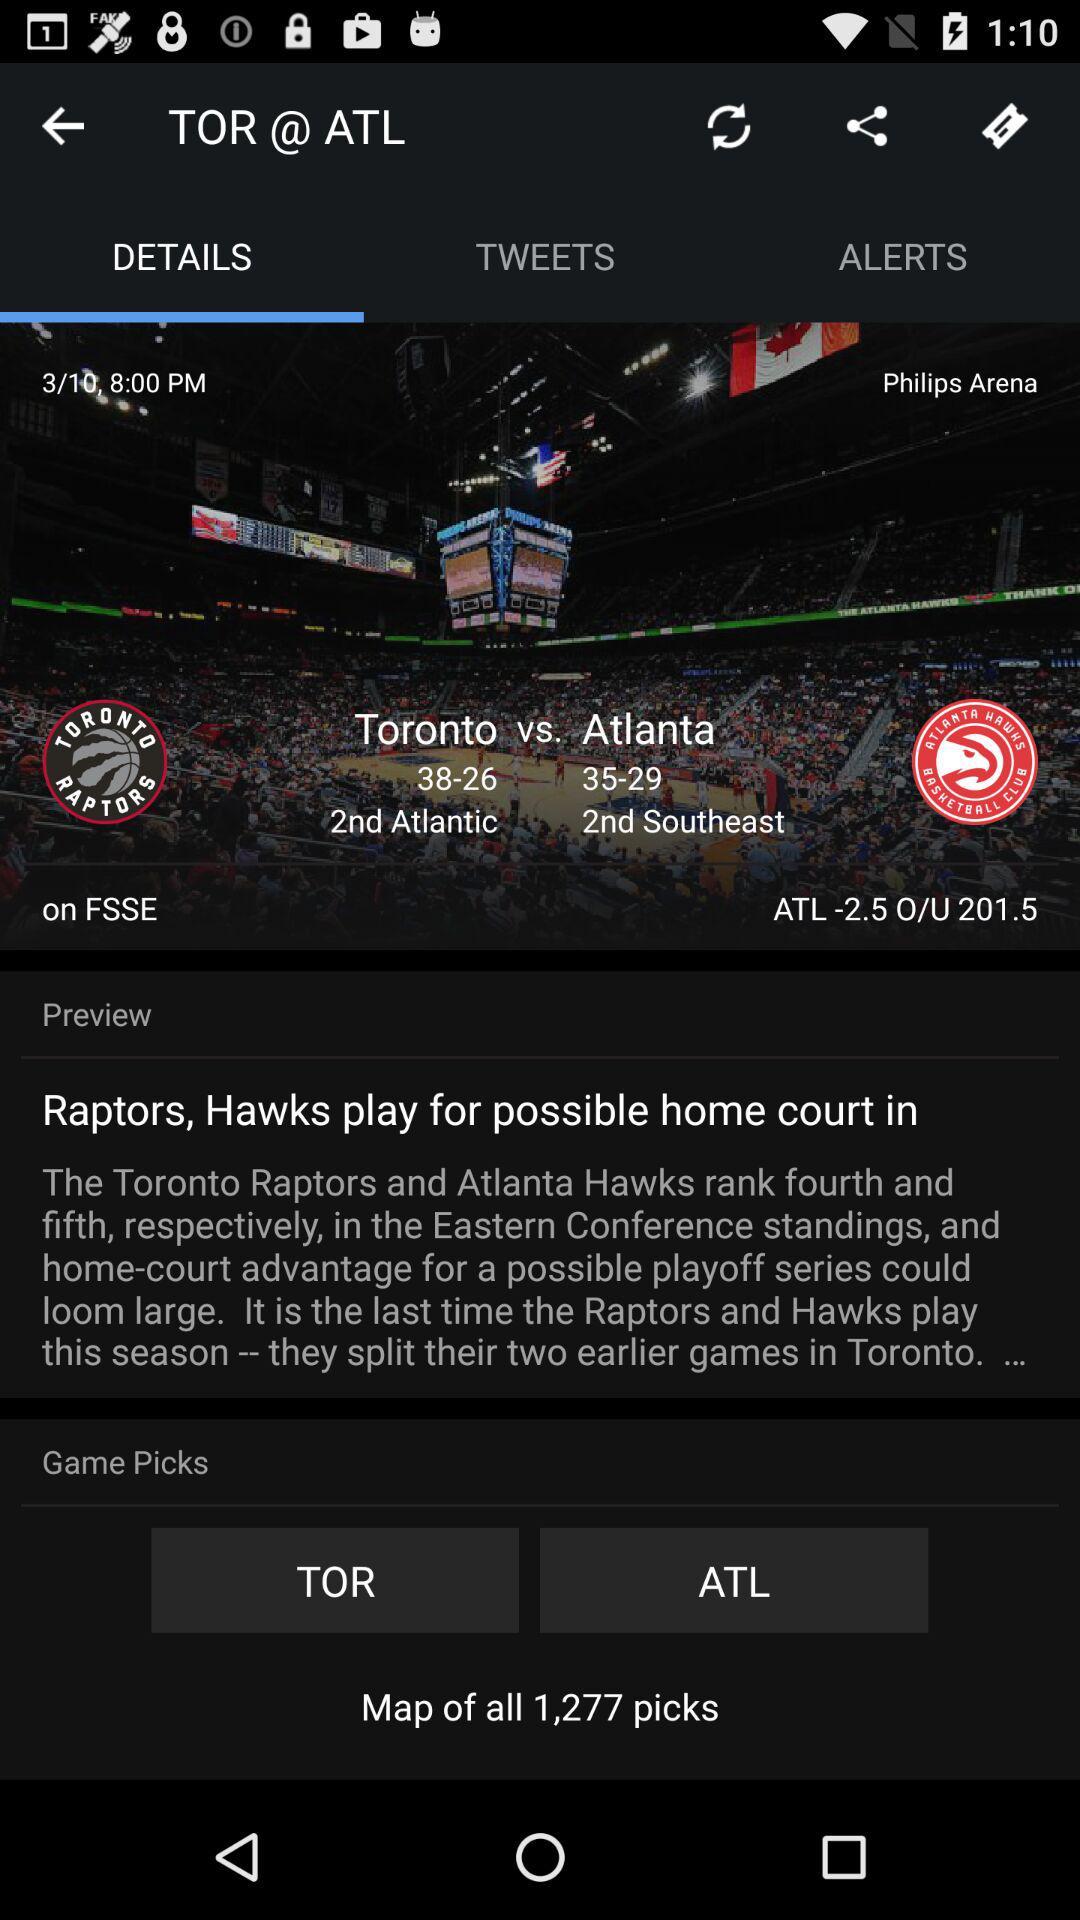  Describe the element at coordinates (866, 133) in the screenshot. I see `the share icon` at that location.